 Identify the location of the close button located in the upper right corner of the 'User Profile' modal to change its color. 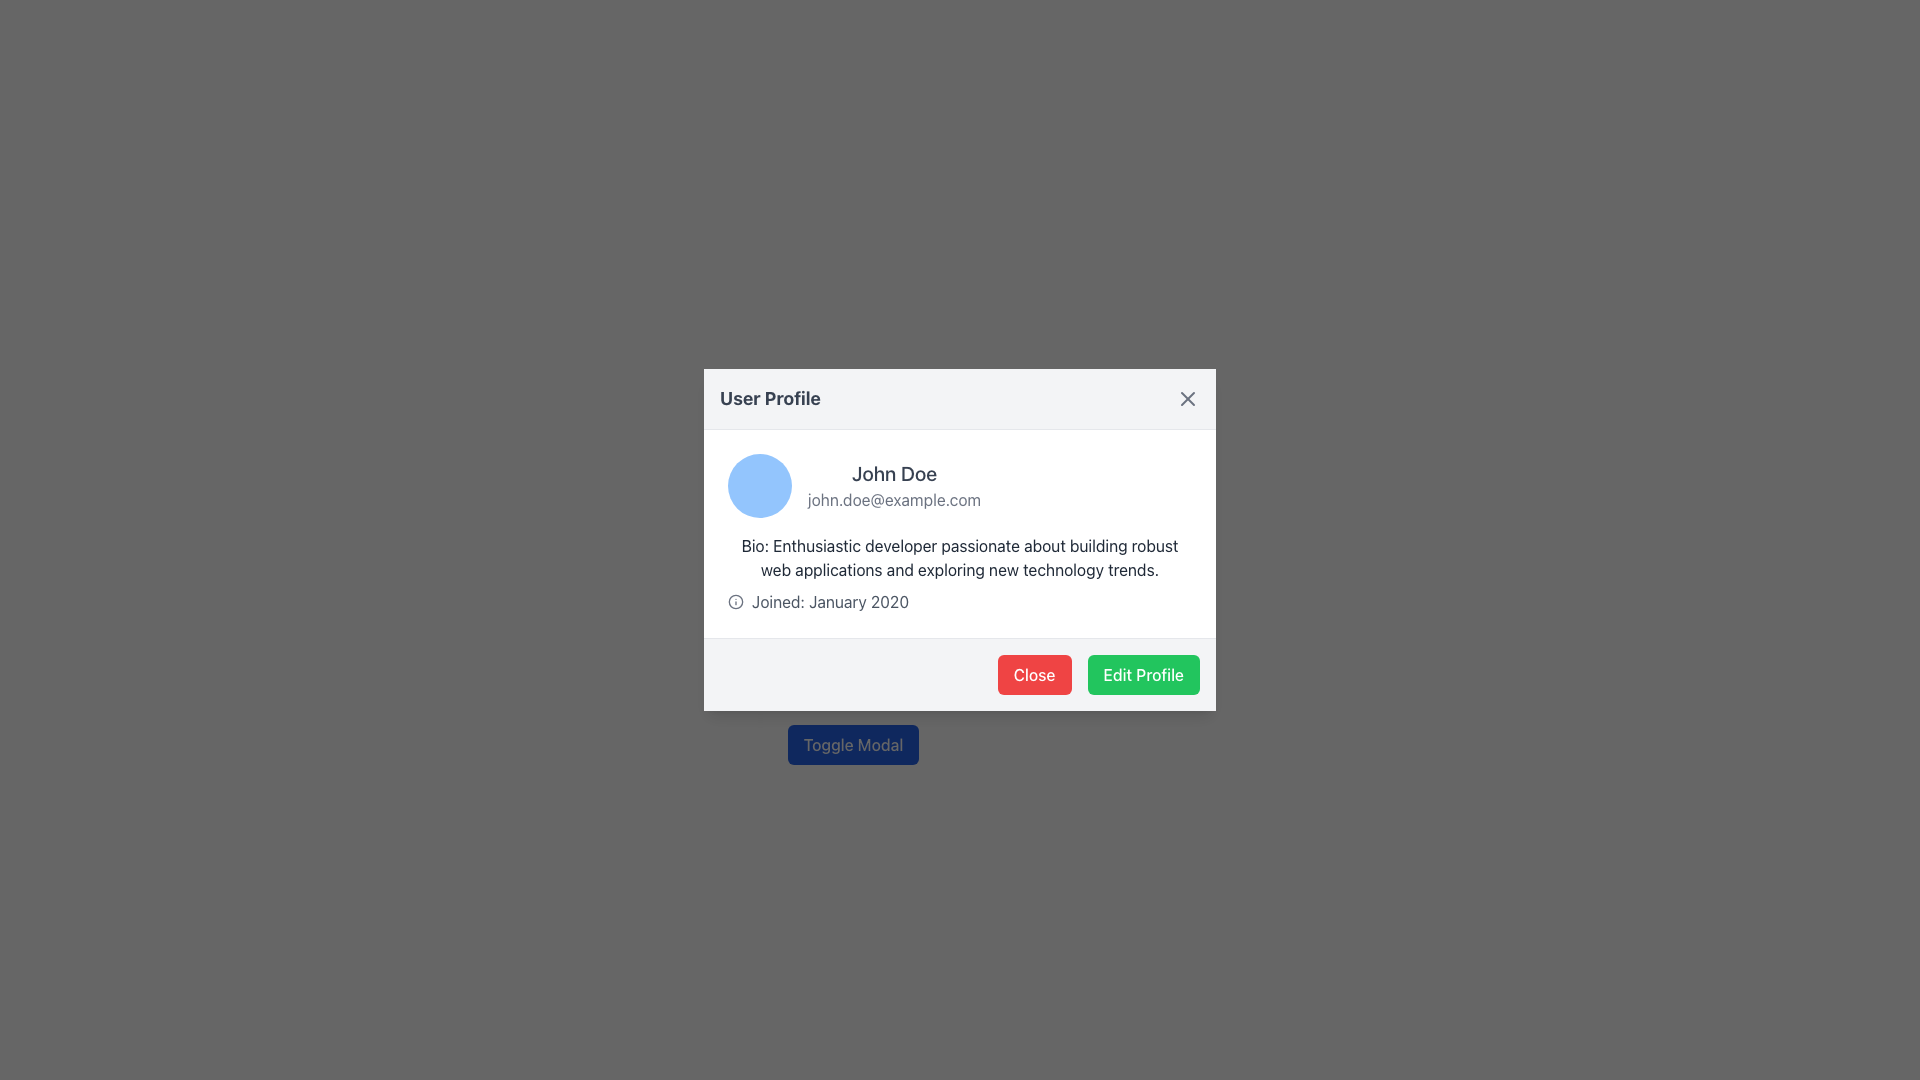
(1188, 398).